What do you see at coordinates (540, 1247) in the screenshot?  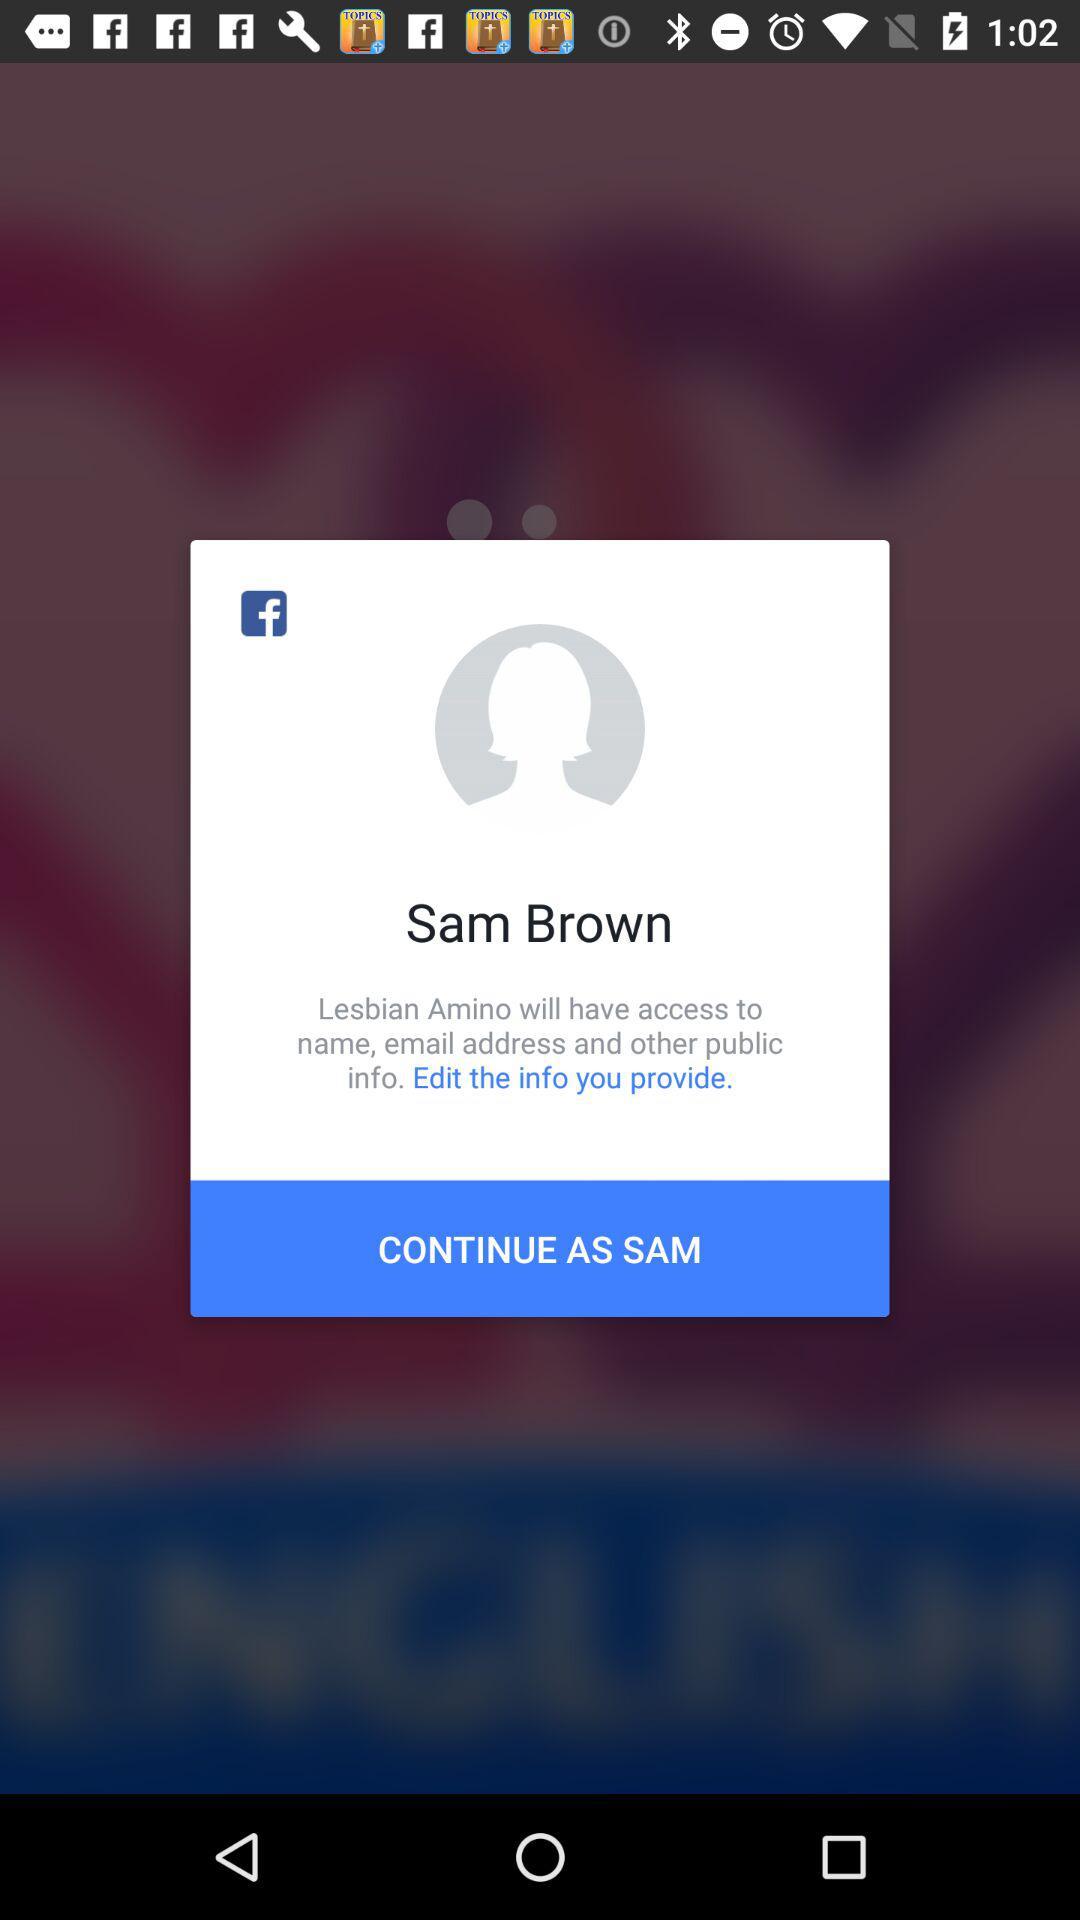 I see `the continue as sam item` at bounding box center [540, 1247].